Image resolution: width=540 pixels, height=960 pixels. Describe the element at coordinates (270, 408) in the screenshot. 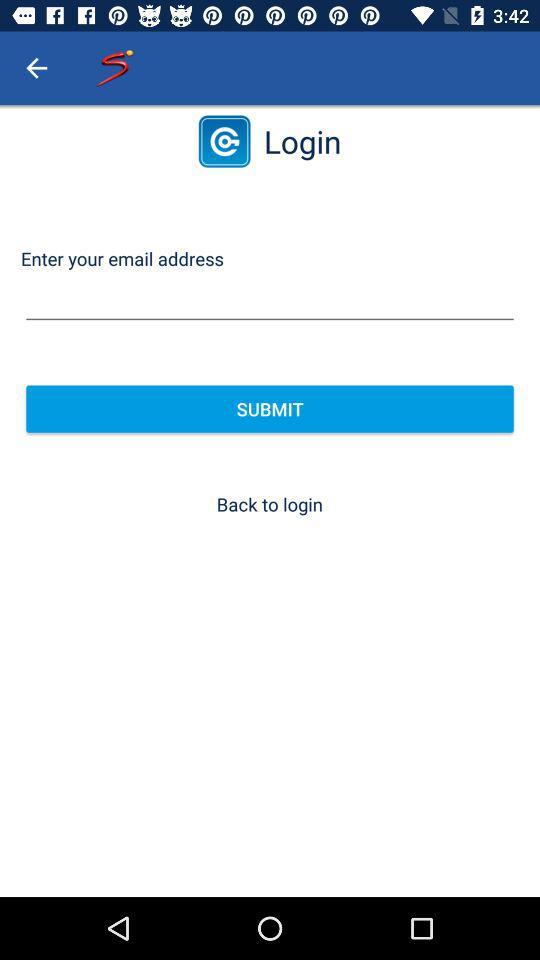

I see `the item above the back to login item` at that location.